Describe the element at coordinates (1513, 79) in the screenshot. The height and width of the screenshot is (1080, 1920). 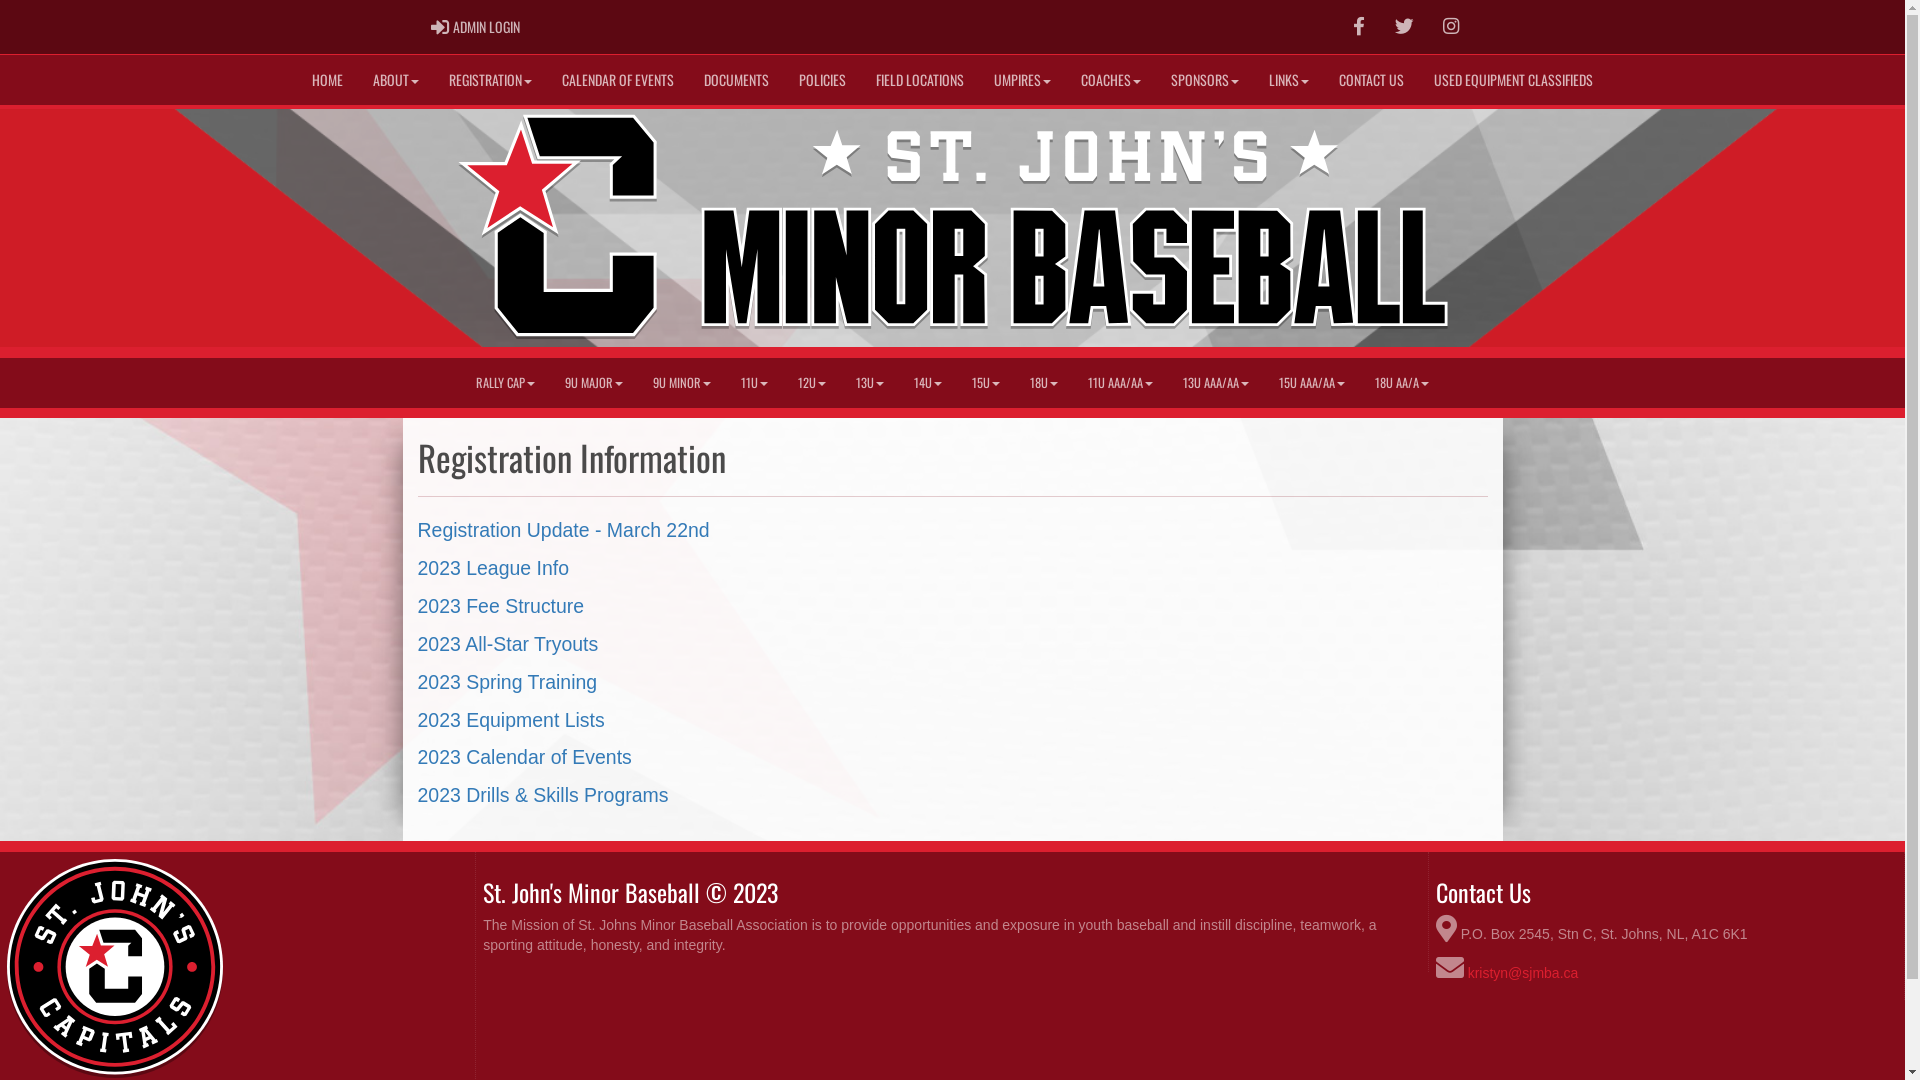
I see `'USED EQUIPMENT CLASSIFIEDS'` at that location.